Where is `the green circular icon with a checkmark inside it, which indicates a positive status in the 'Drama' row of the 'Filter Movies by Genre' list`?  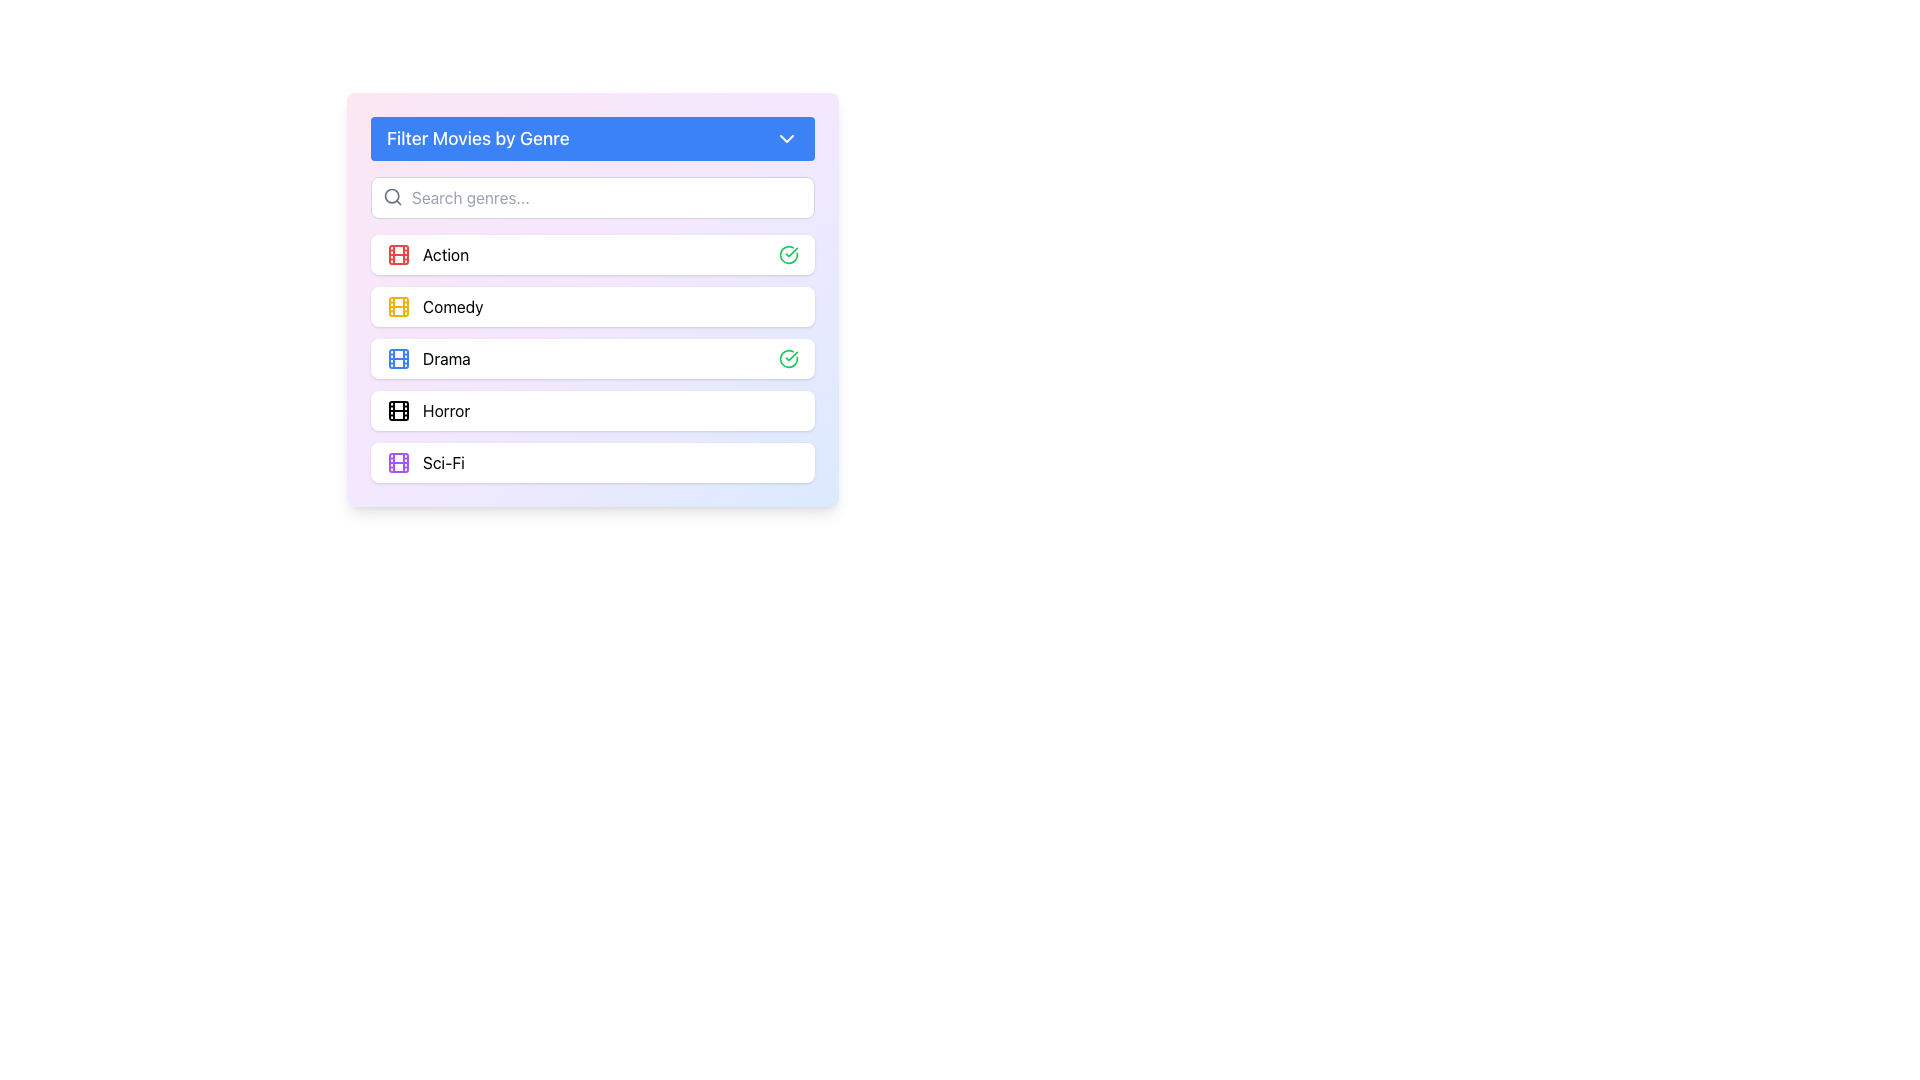
the green circular icon with a checkmark inside it, which indicates a positive status in the 'Drama' row of the 'Filter Movies by Genre' list is located at coordinates (787, 357).